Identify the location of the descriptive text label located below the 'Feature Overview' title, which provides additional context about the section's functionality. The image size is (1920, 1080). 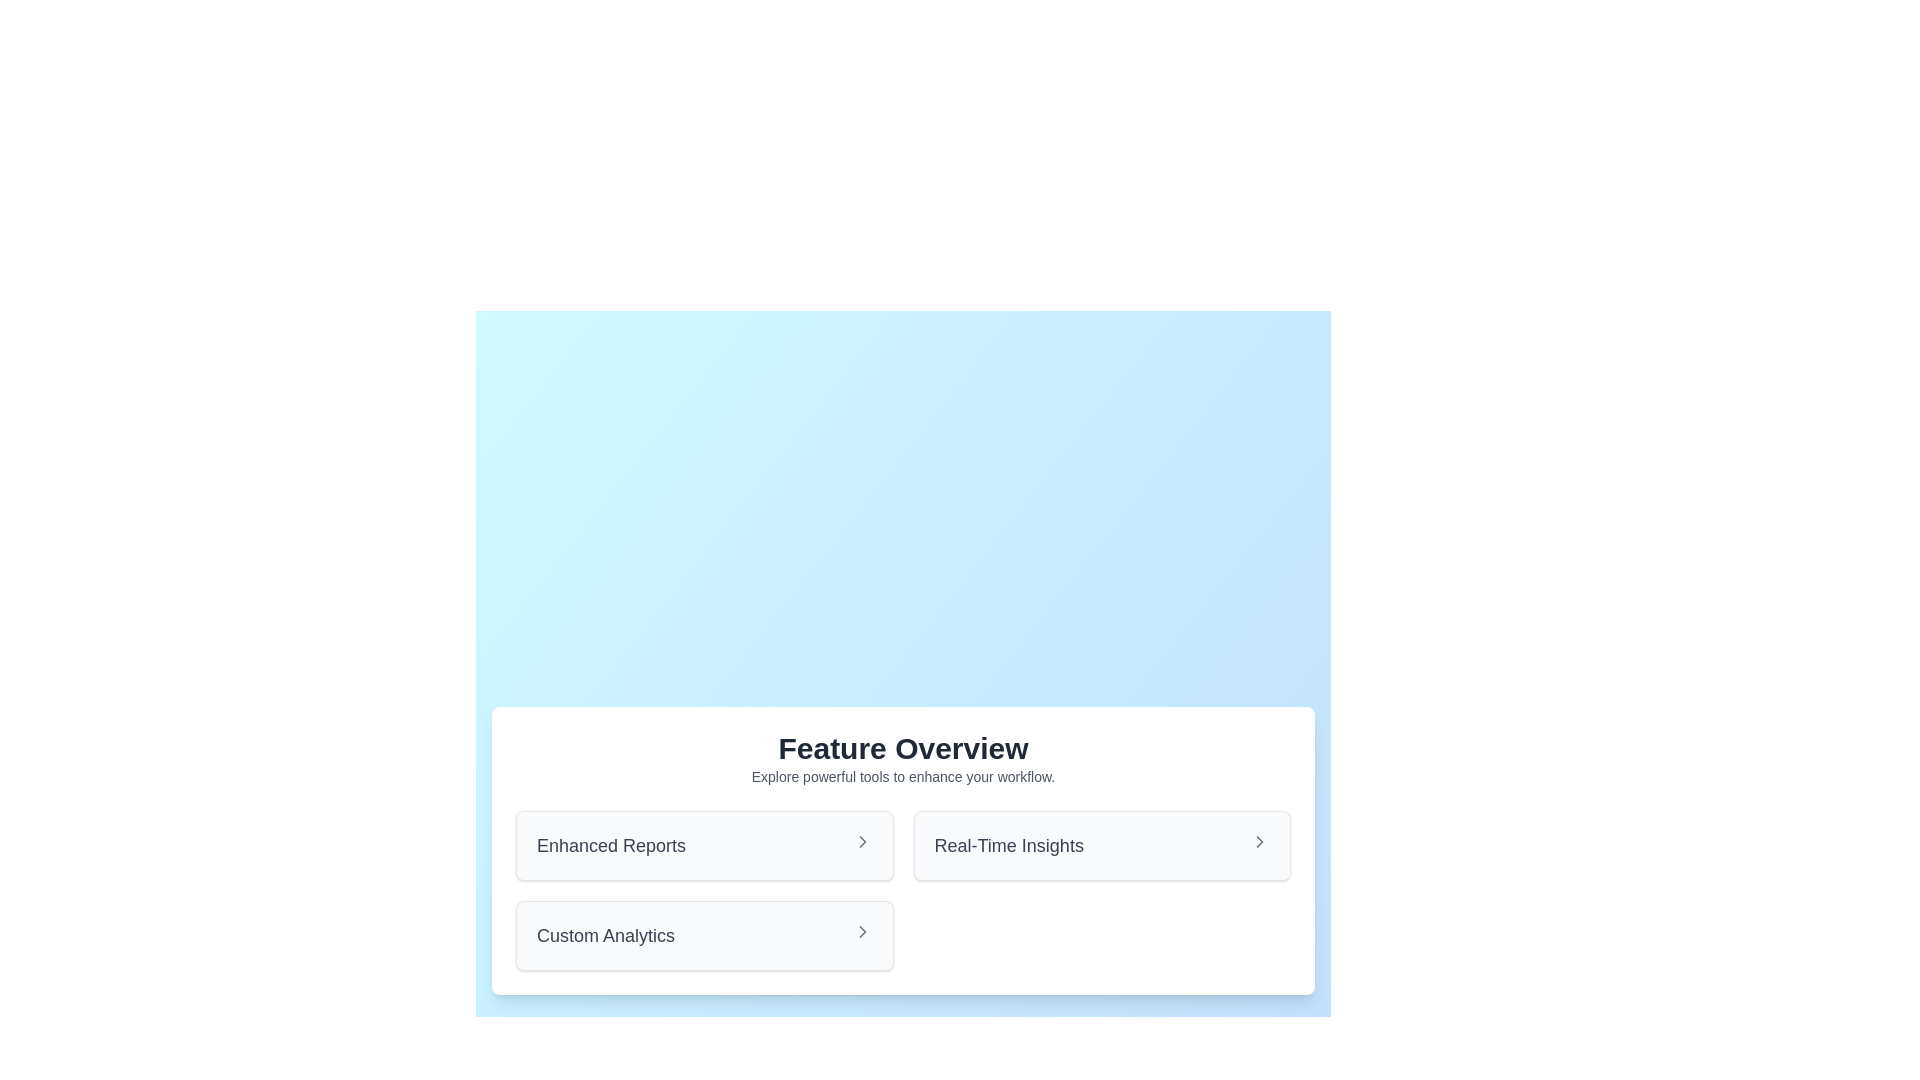
(902, 775).